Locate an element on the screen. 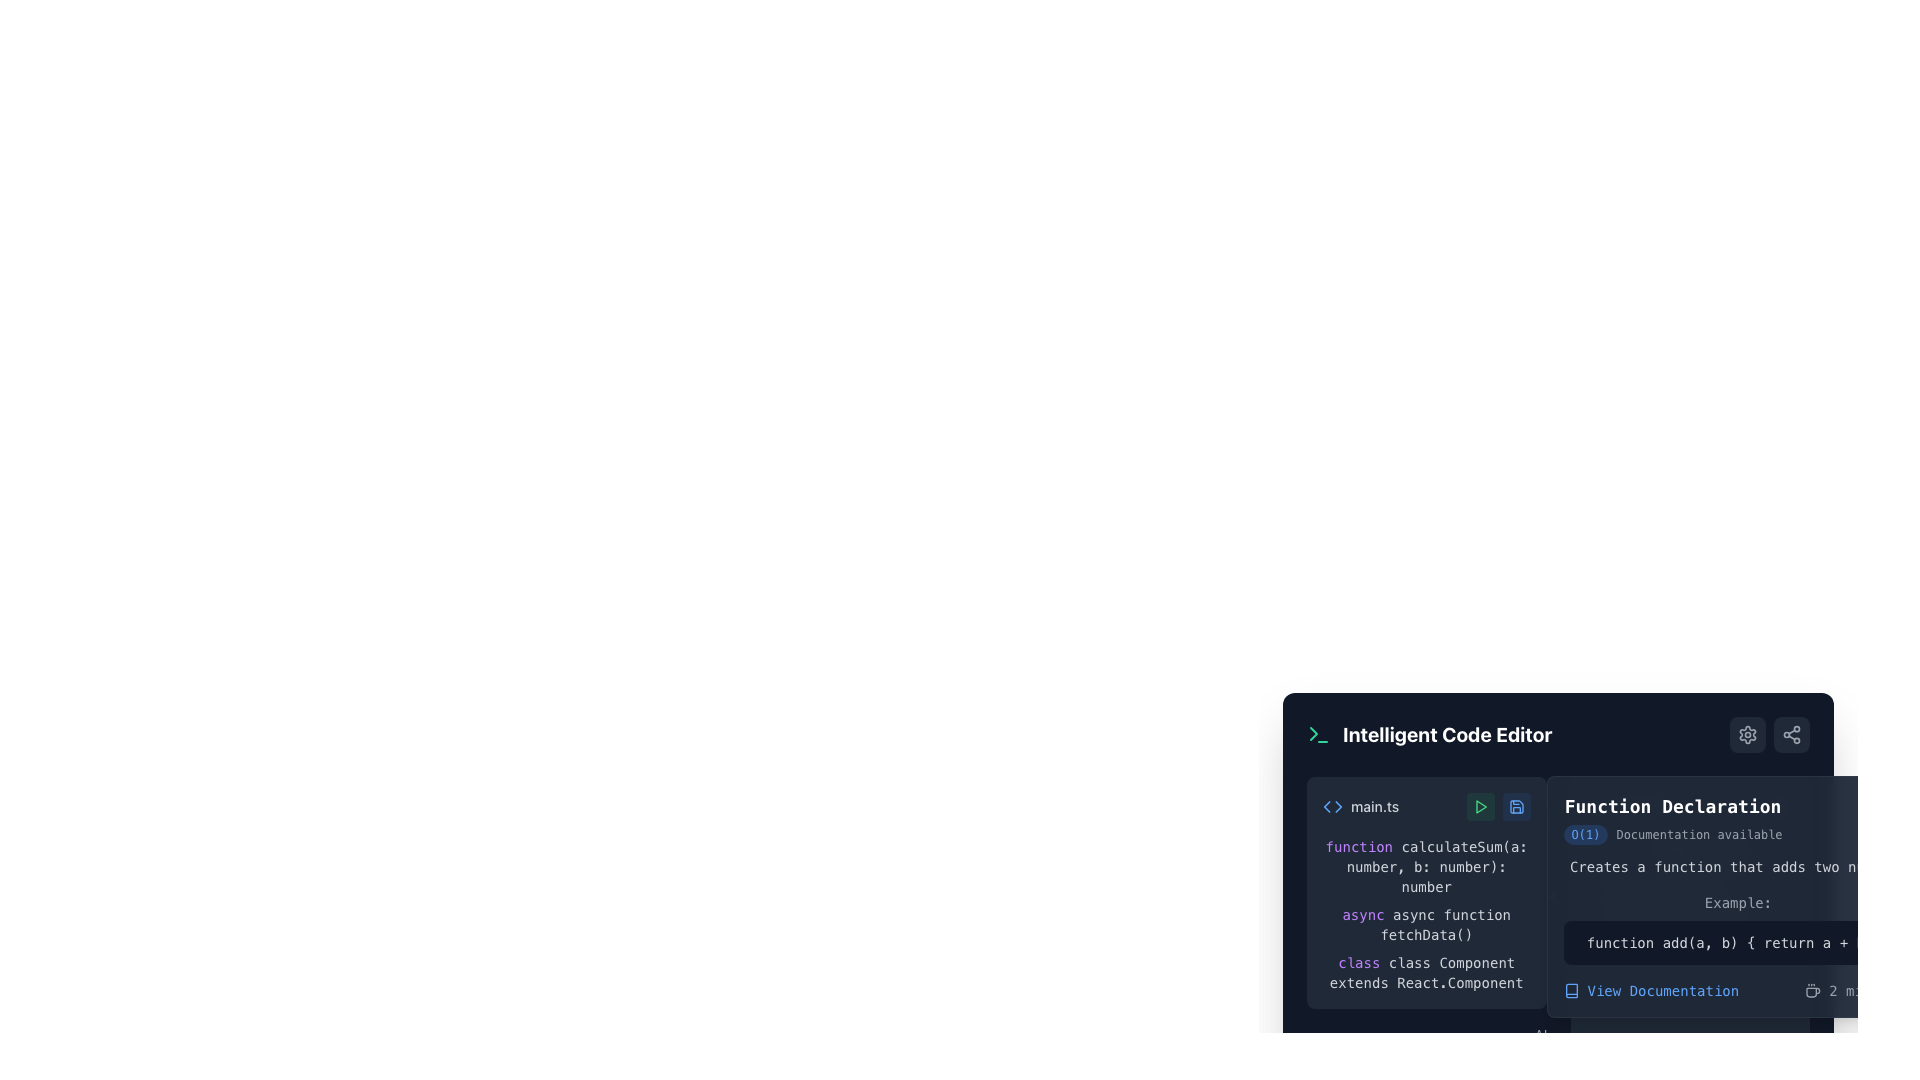 This screenshot has height=1080, width=1920. status message from the third entry in the vertical list indicating successful completion of tests is located at coordinates (1689, 914).